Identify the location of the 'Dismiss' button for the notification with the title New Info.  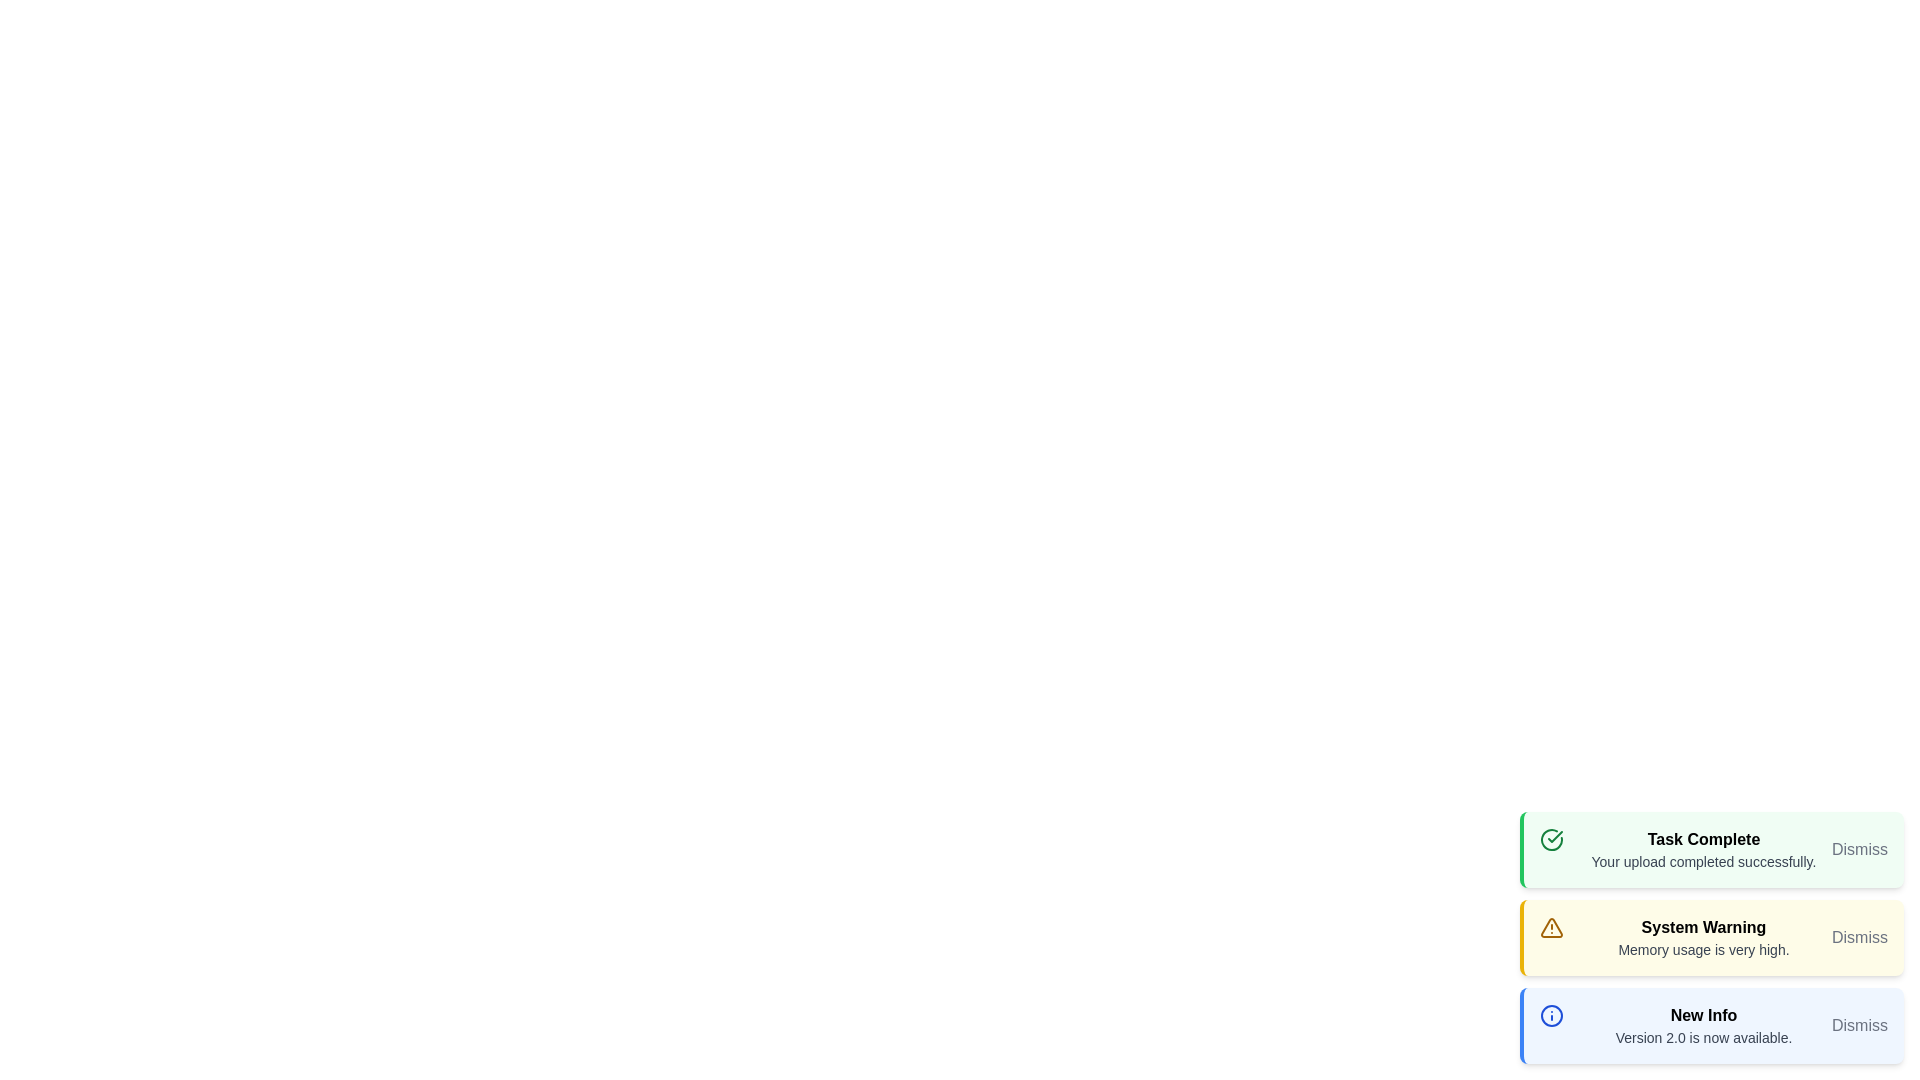
(1859, 1026).